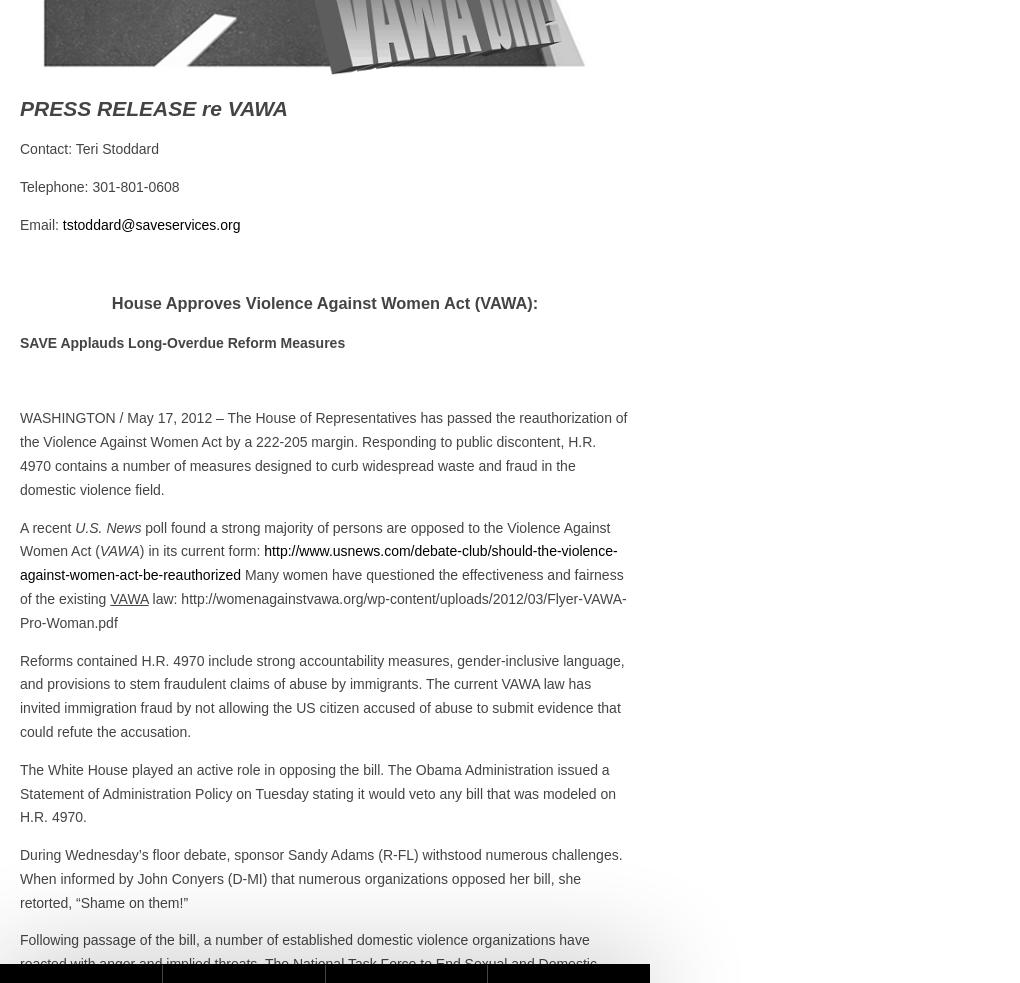 The height and width of the screenshot is (983, 1020). I want to click on 'poll found a strong majority of persons are opposed to the Violence Against Women Act (', so click(314, 538).